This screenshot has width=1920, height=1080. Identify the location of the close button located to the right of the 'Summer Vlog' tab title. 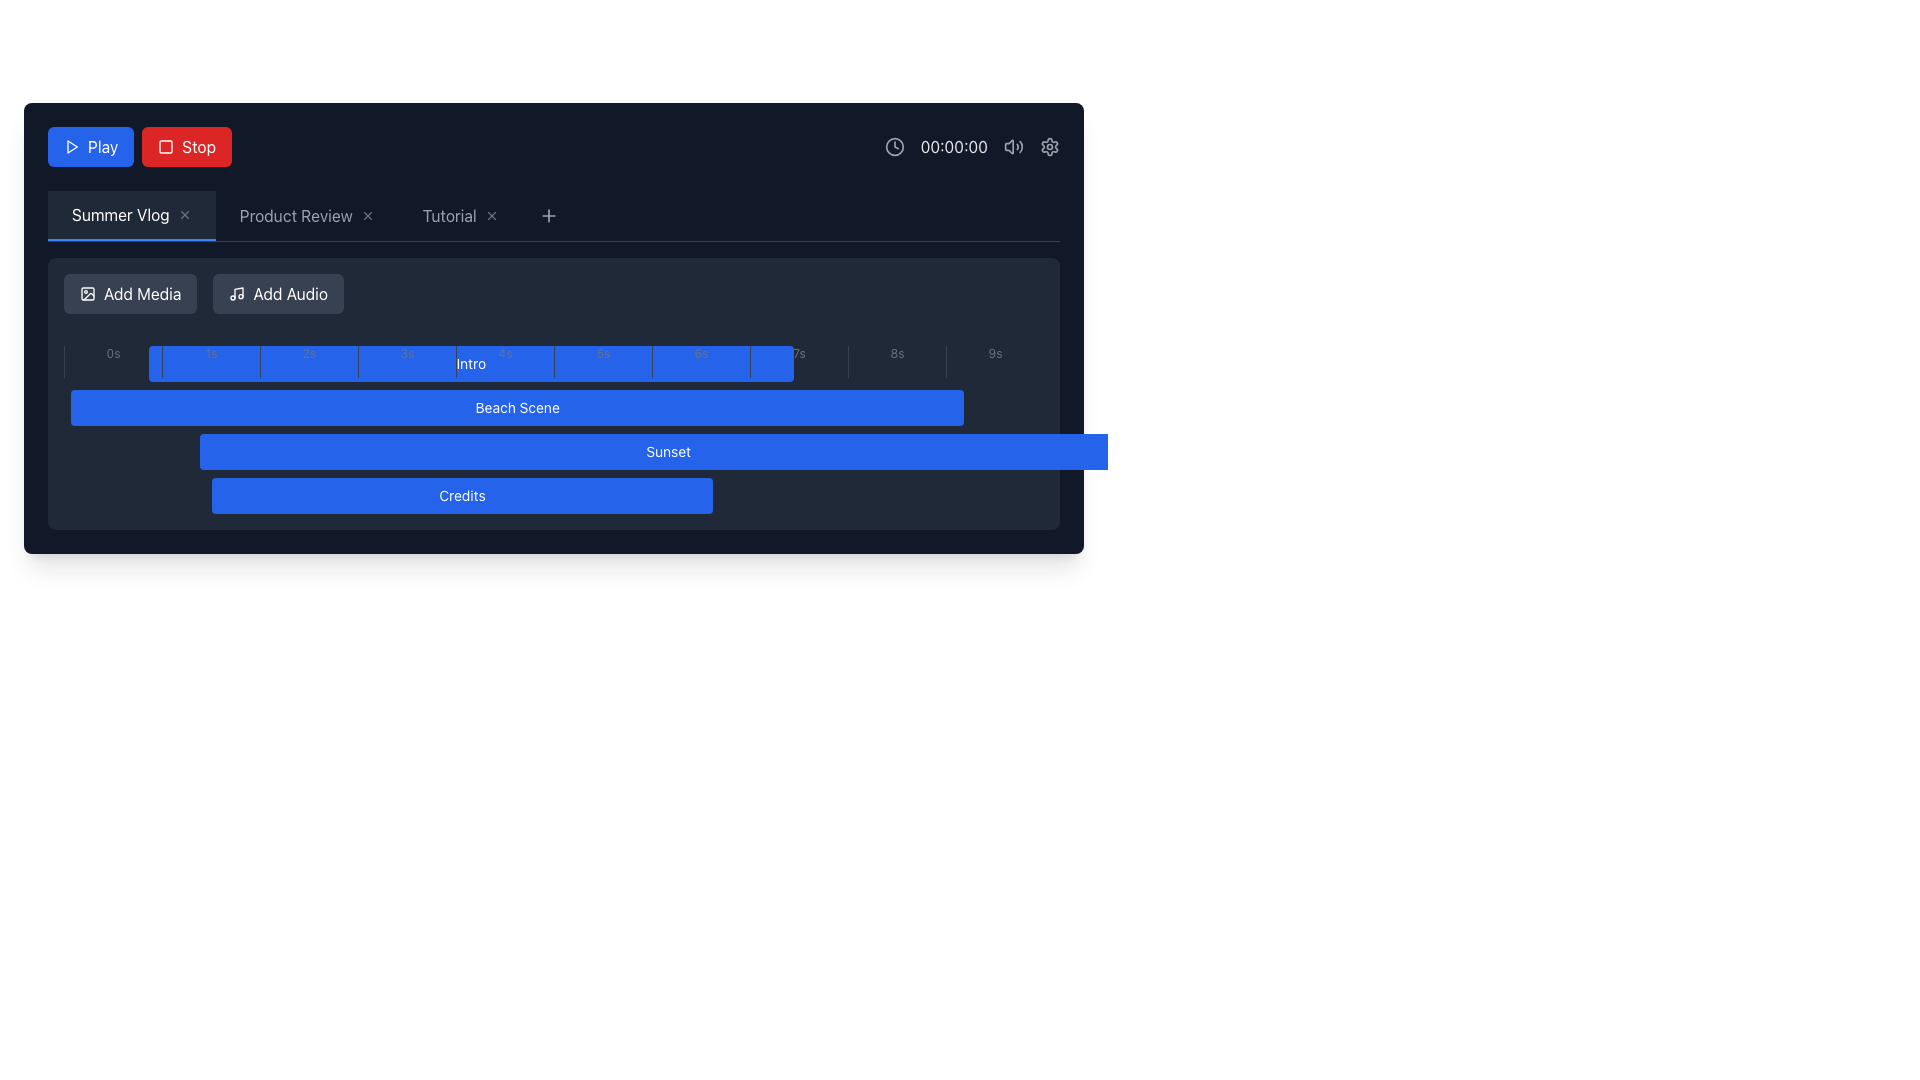
(184, 215).